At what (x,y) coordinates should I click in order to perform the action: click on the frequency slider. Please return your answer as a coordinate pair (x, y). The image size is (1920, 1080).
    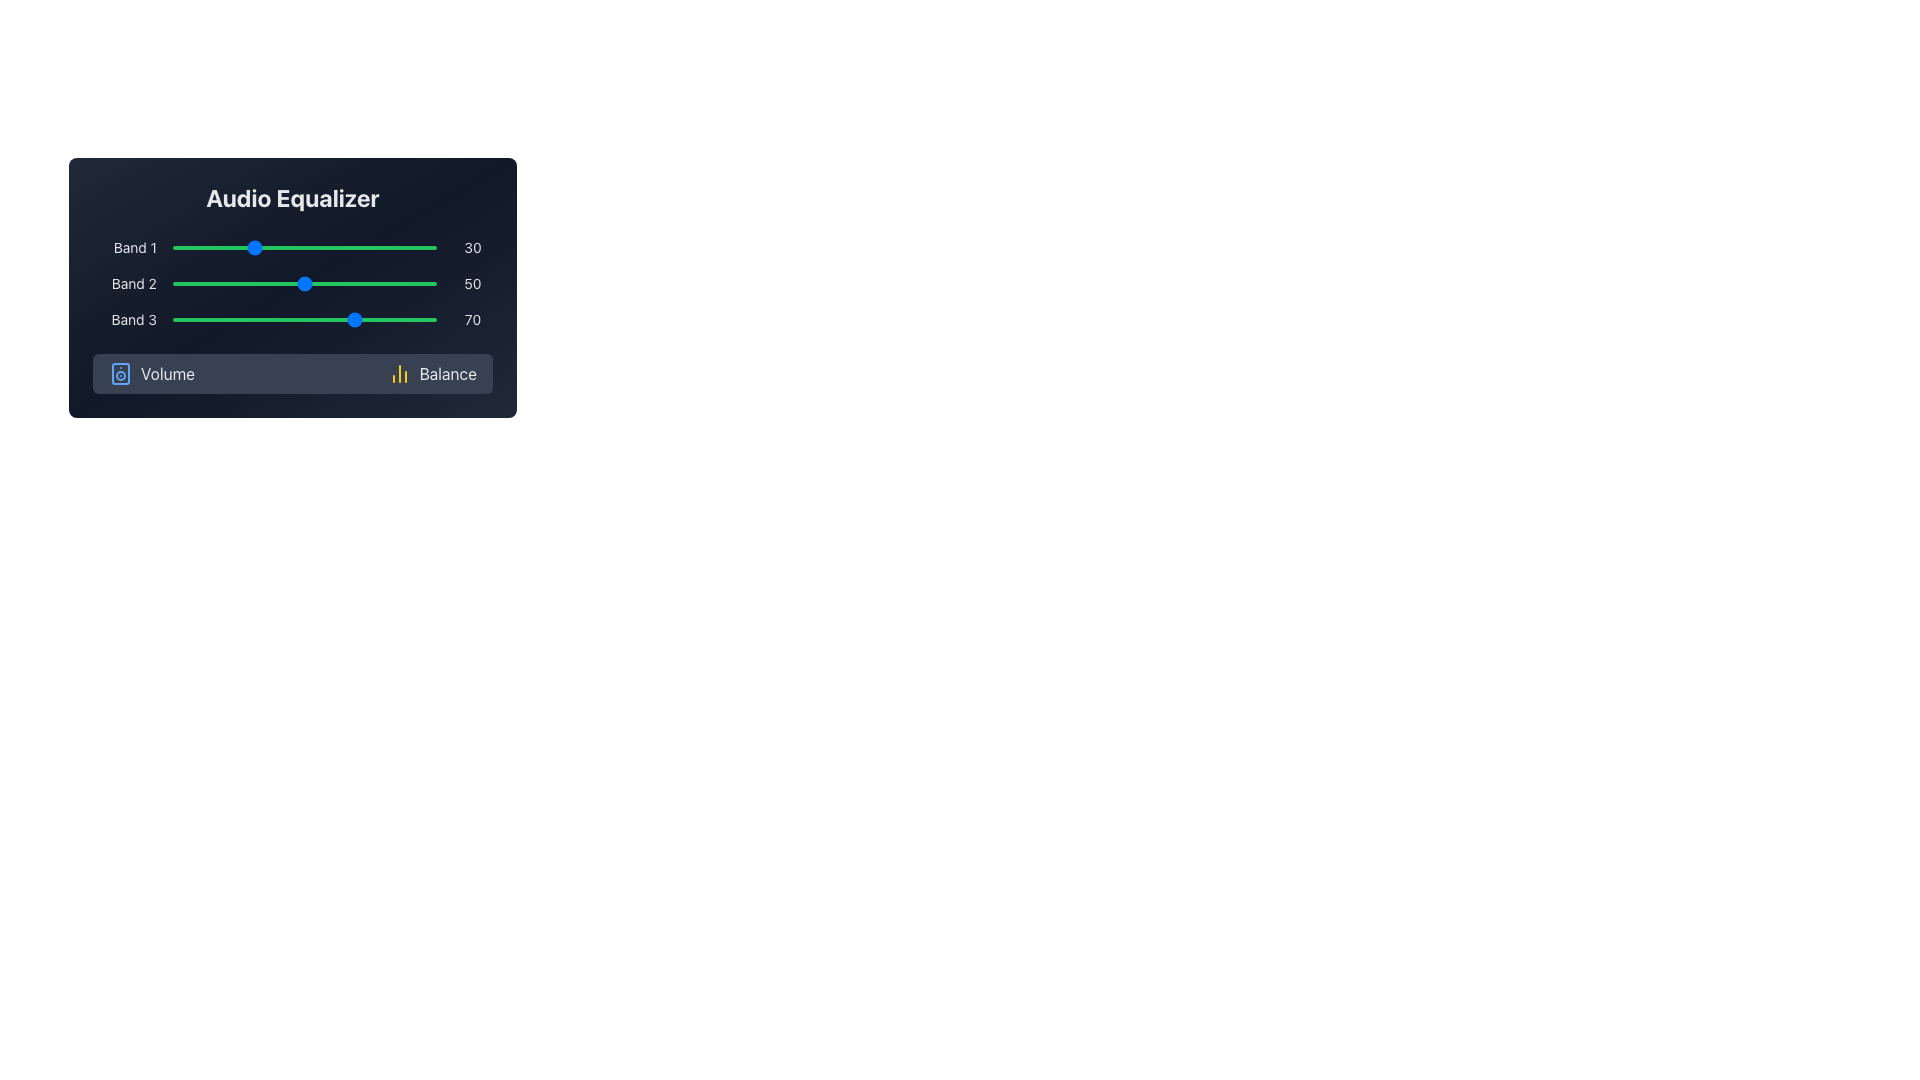
    Looking at the image, I should click on (311, 284).